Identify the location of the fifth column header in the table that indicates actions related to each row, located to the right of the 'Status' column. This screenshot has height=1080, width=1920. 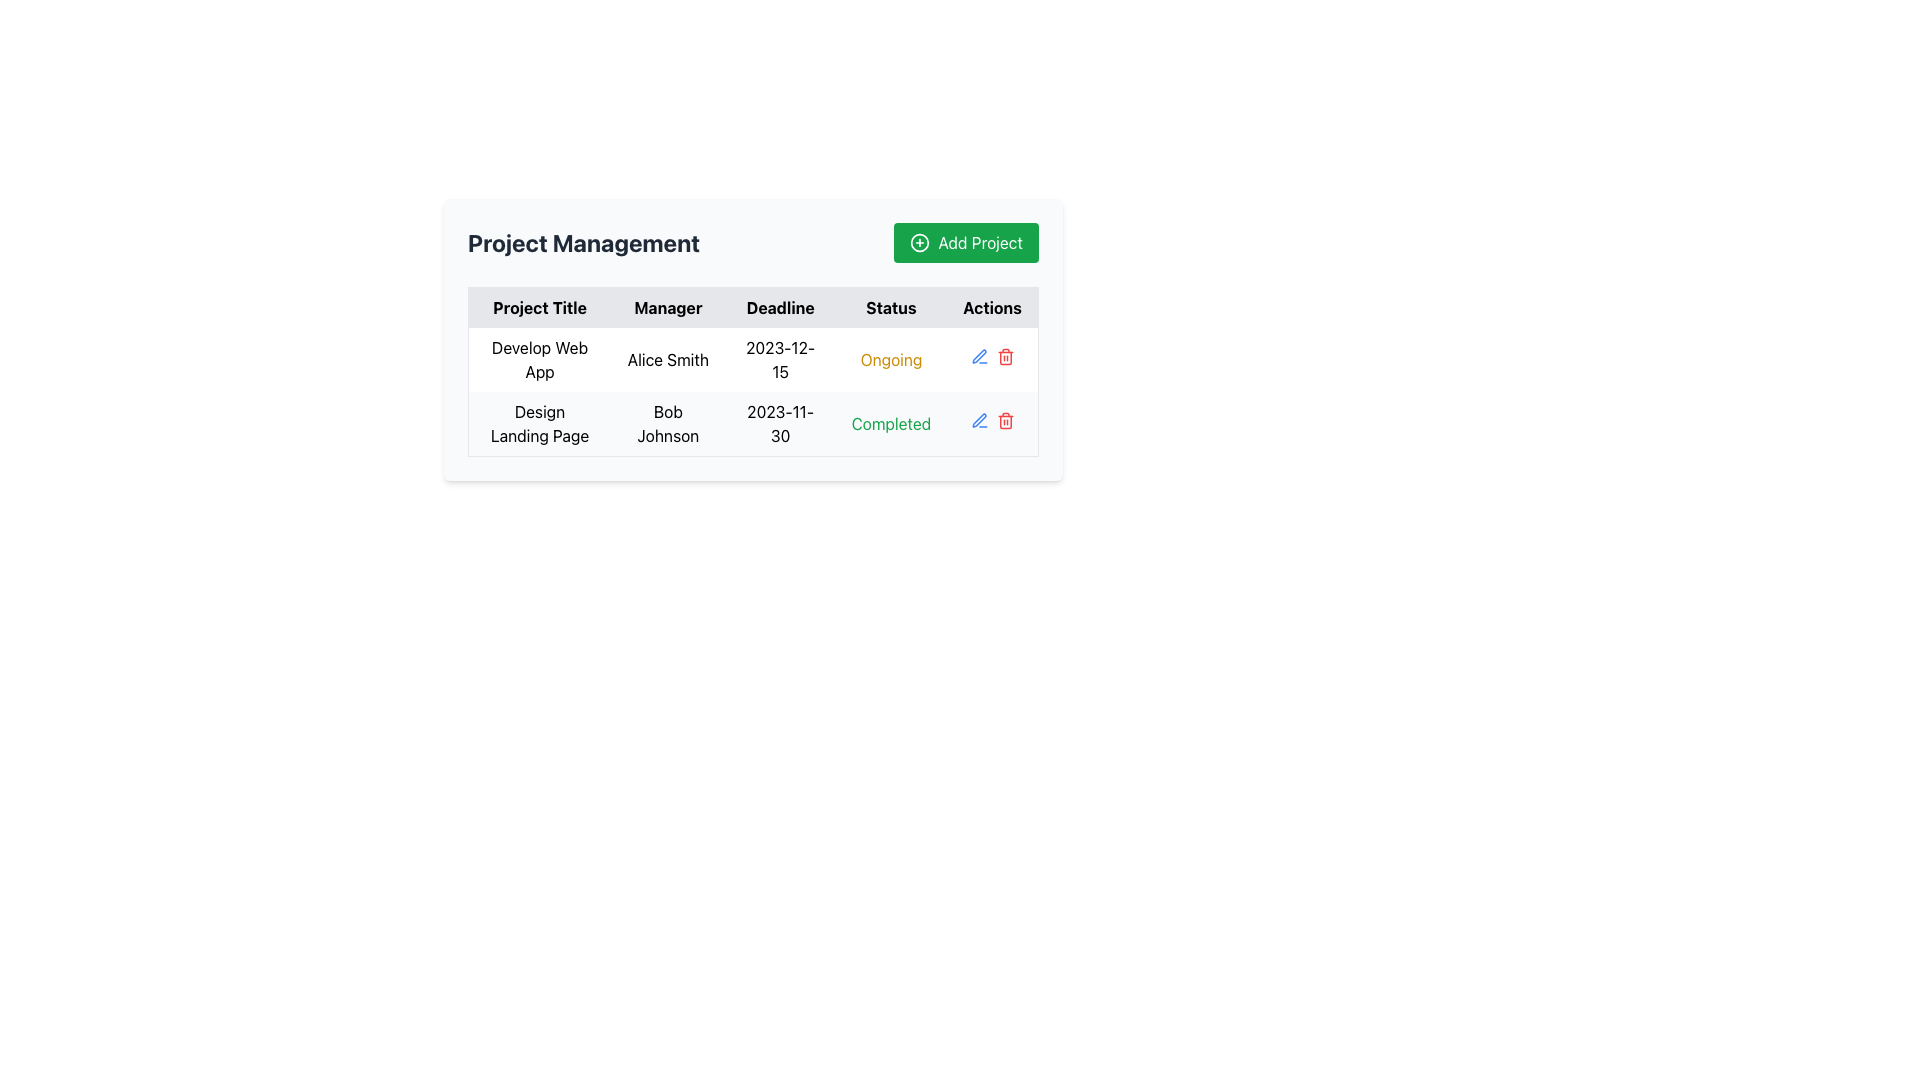
(992, 307).